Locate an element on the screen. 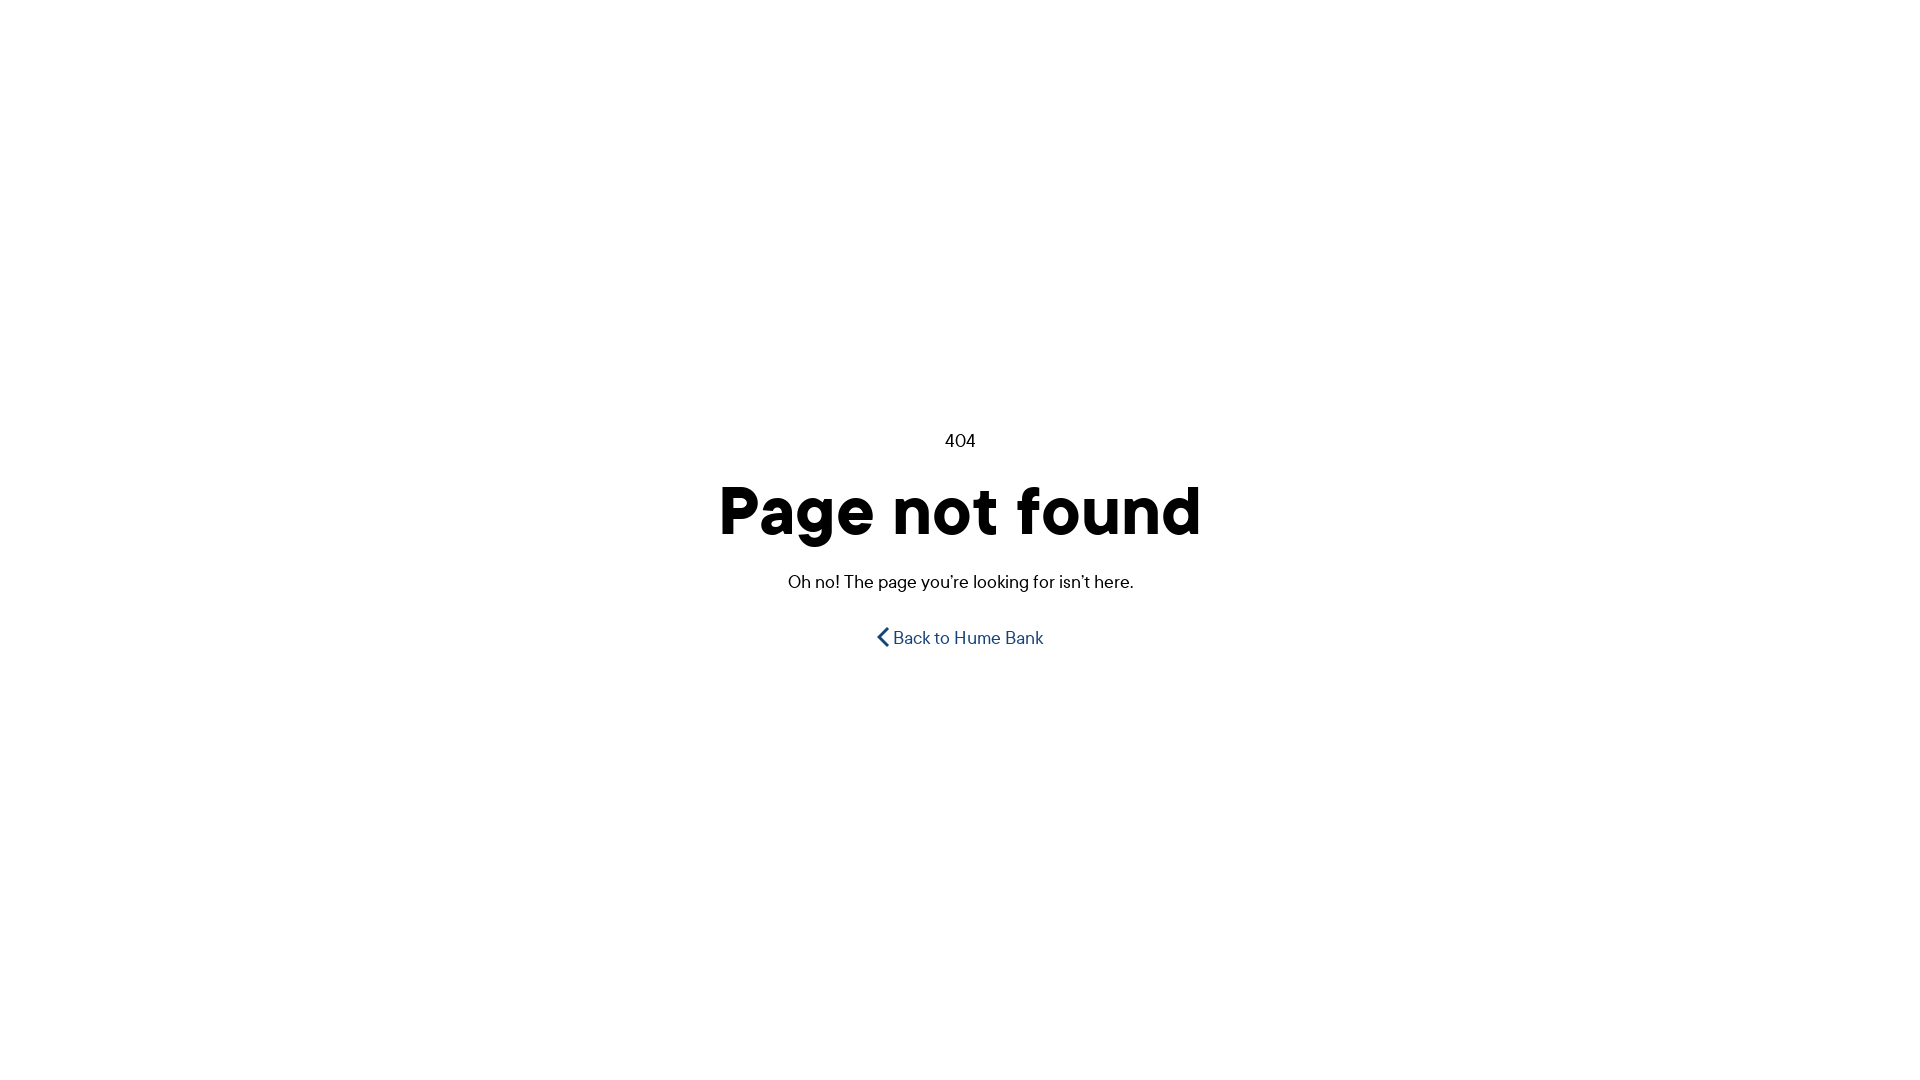 The width and height of the screenshot is (1920, 1080). 'Back to Hume Bank' is located at coordinates (877, 638).